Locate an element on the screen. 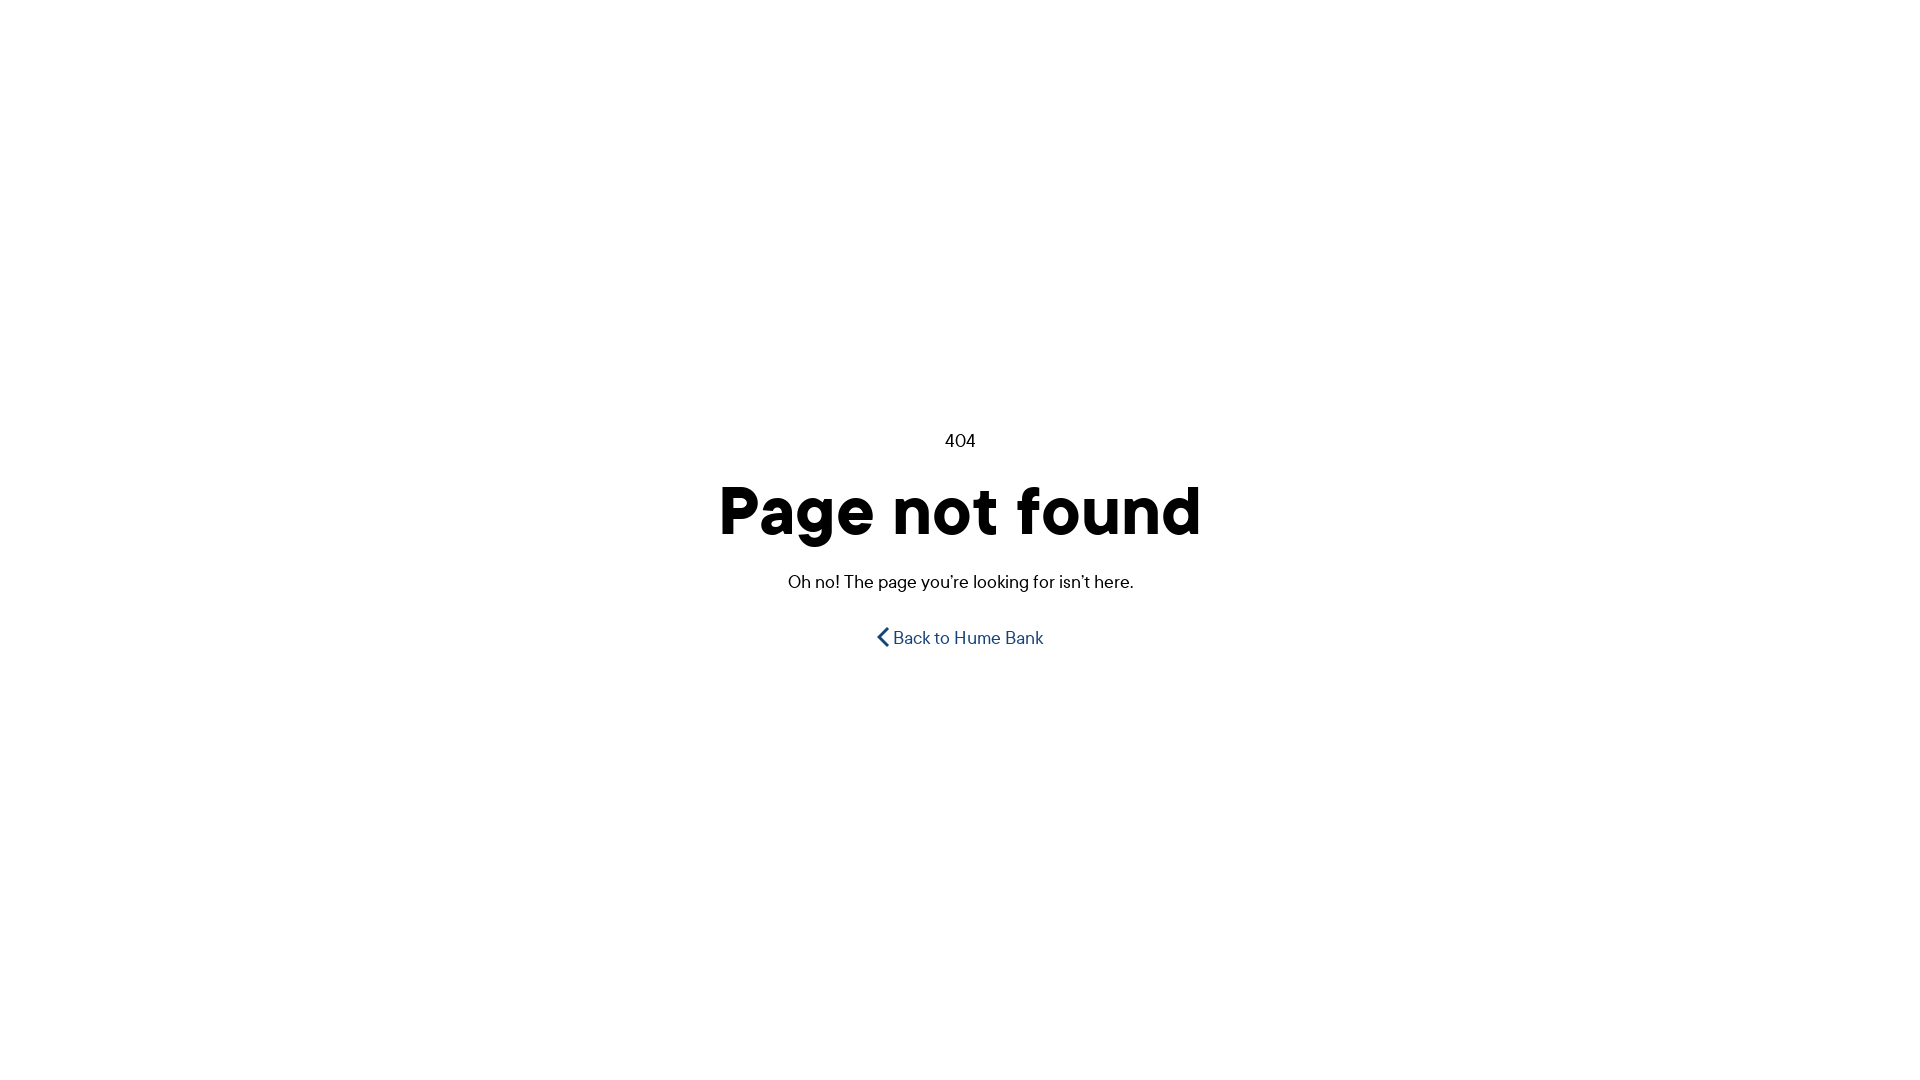 The width and height of the screenshot is (1920, 1080). 'Back to Hume Bank' is located at coordinates (877, 638).